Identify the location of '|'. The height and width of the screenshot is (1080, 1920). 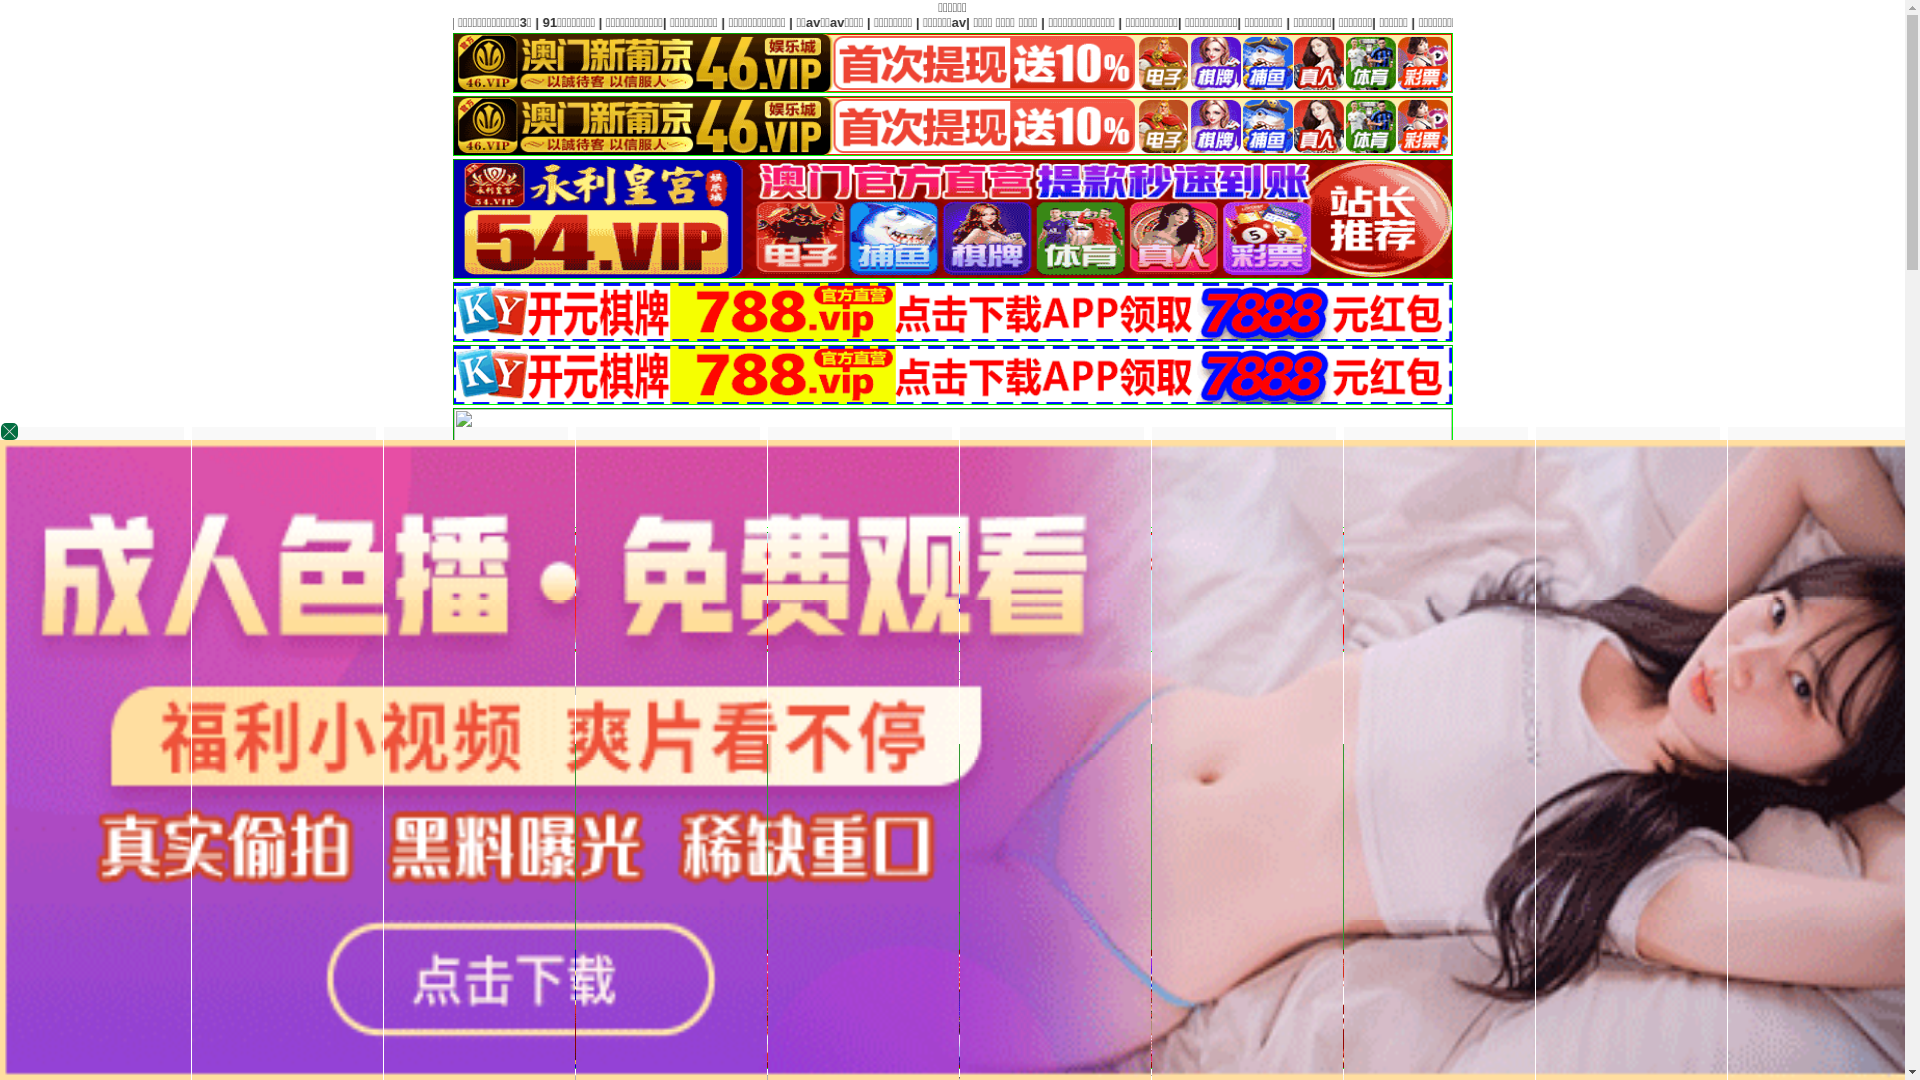
(1270, 914).